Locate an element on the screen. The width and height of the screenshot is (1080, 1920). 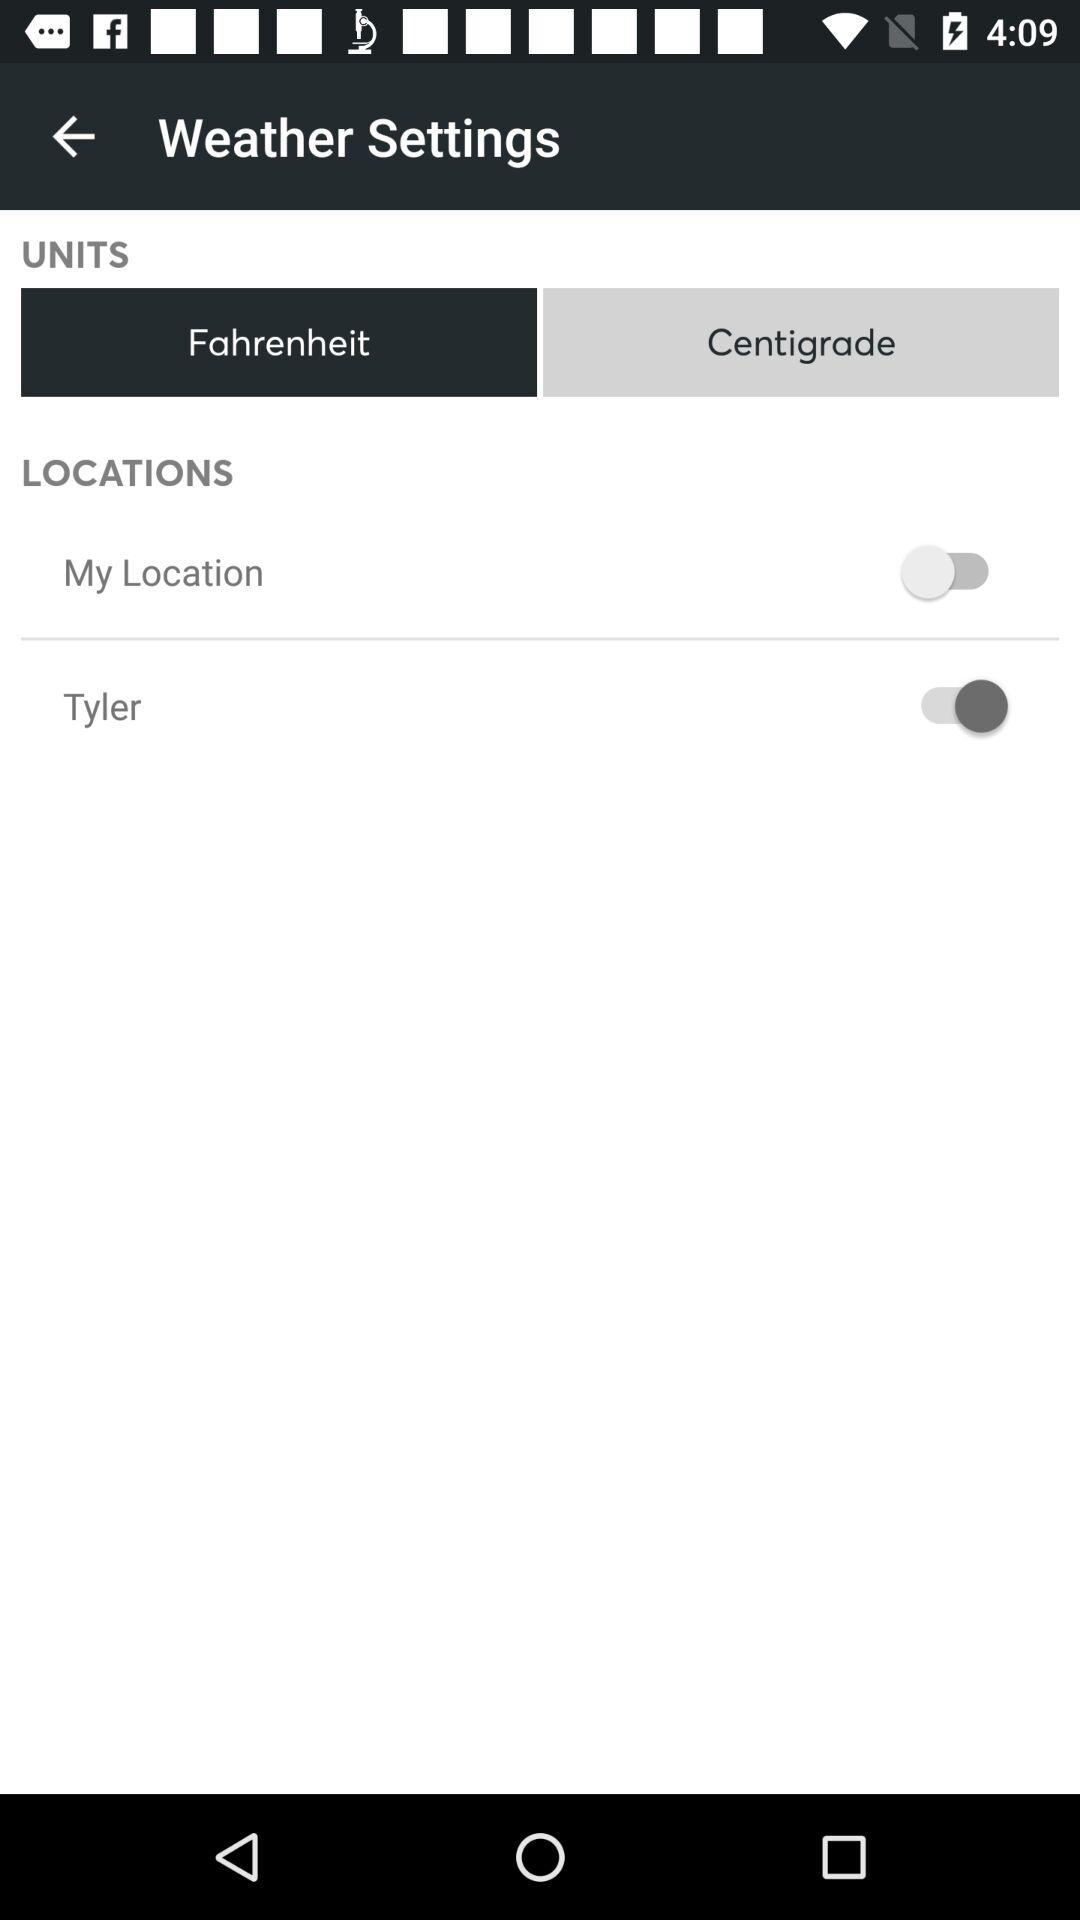
the icon next to weather settings icon is located at coordinates (72, 135).